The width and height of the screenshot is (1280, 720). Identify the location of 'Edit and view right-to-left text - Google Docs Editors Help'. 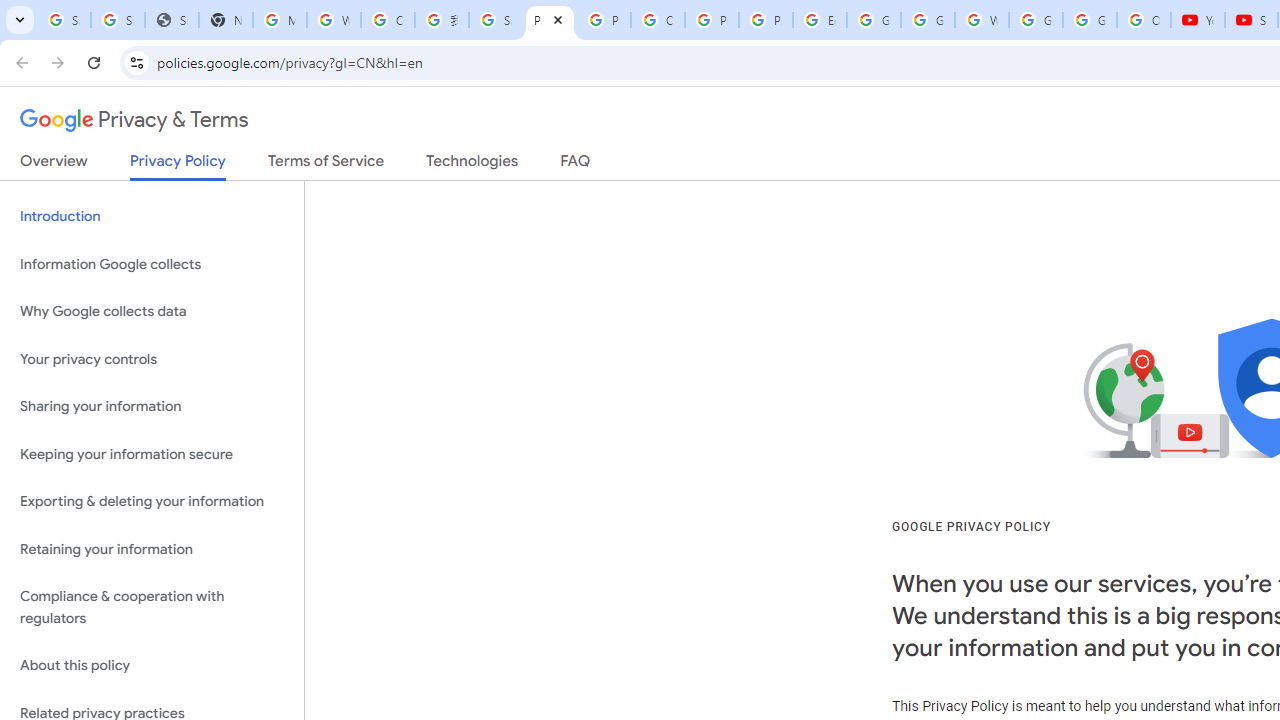
(819, 20).